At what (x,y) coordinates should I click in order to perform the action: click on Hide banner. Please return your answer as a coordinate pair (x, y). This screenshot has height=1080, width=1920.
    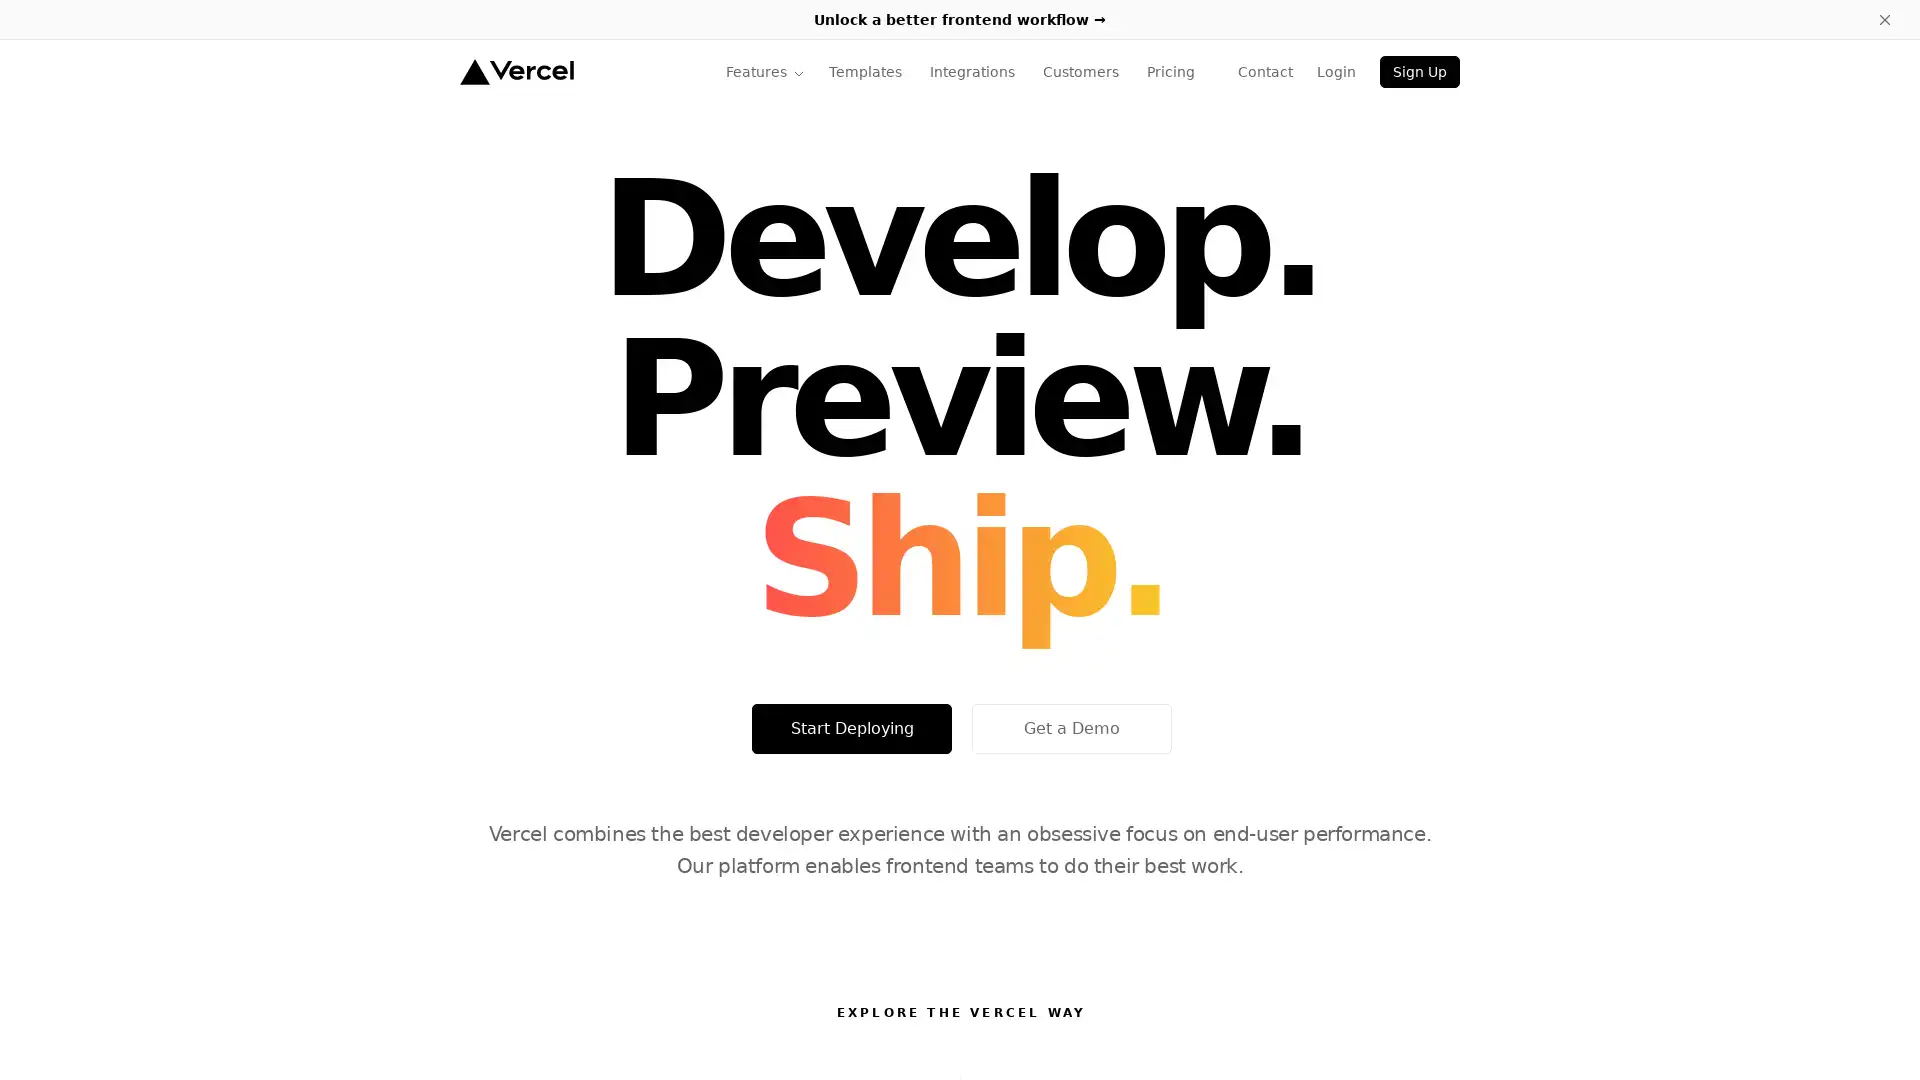
    Looking at the image, I should click on (1884, 19).